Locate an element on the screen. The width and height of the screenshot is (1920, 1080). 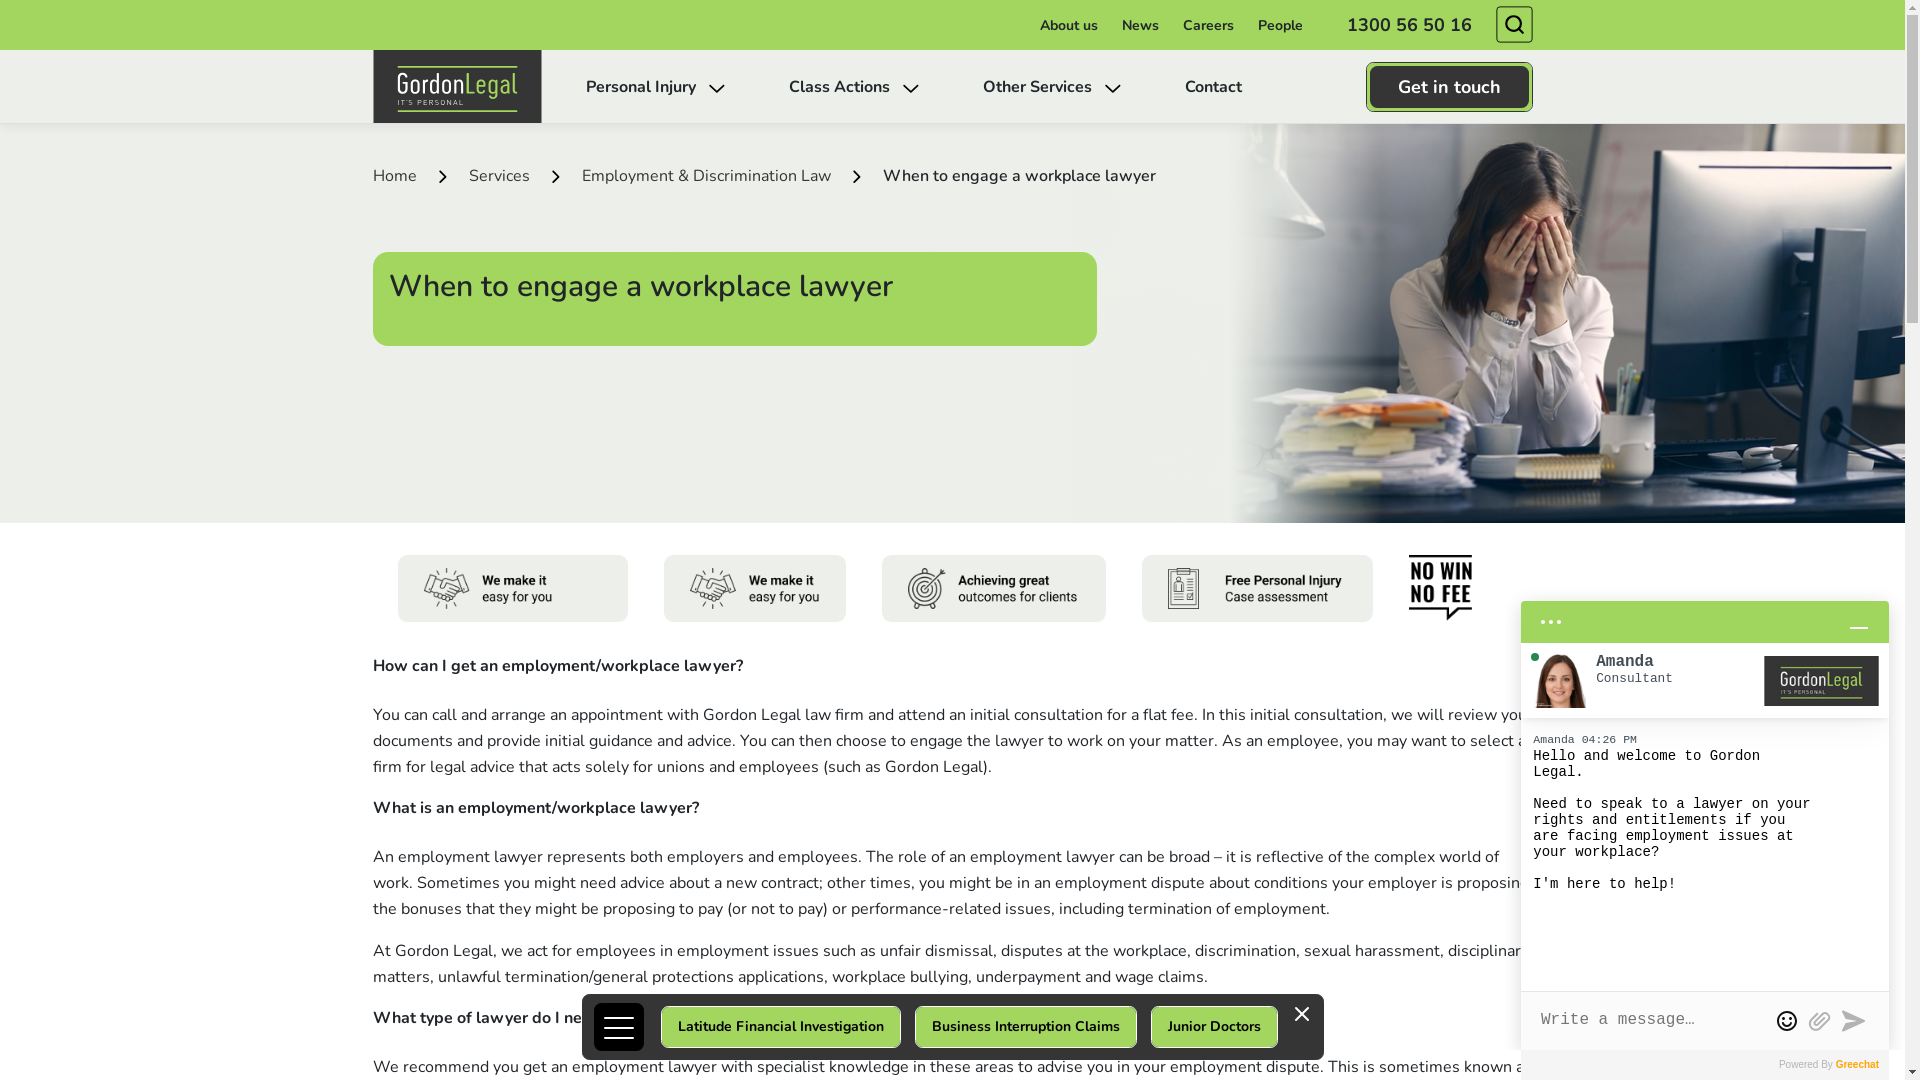
'News' is located at coordinates (1122, 25).